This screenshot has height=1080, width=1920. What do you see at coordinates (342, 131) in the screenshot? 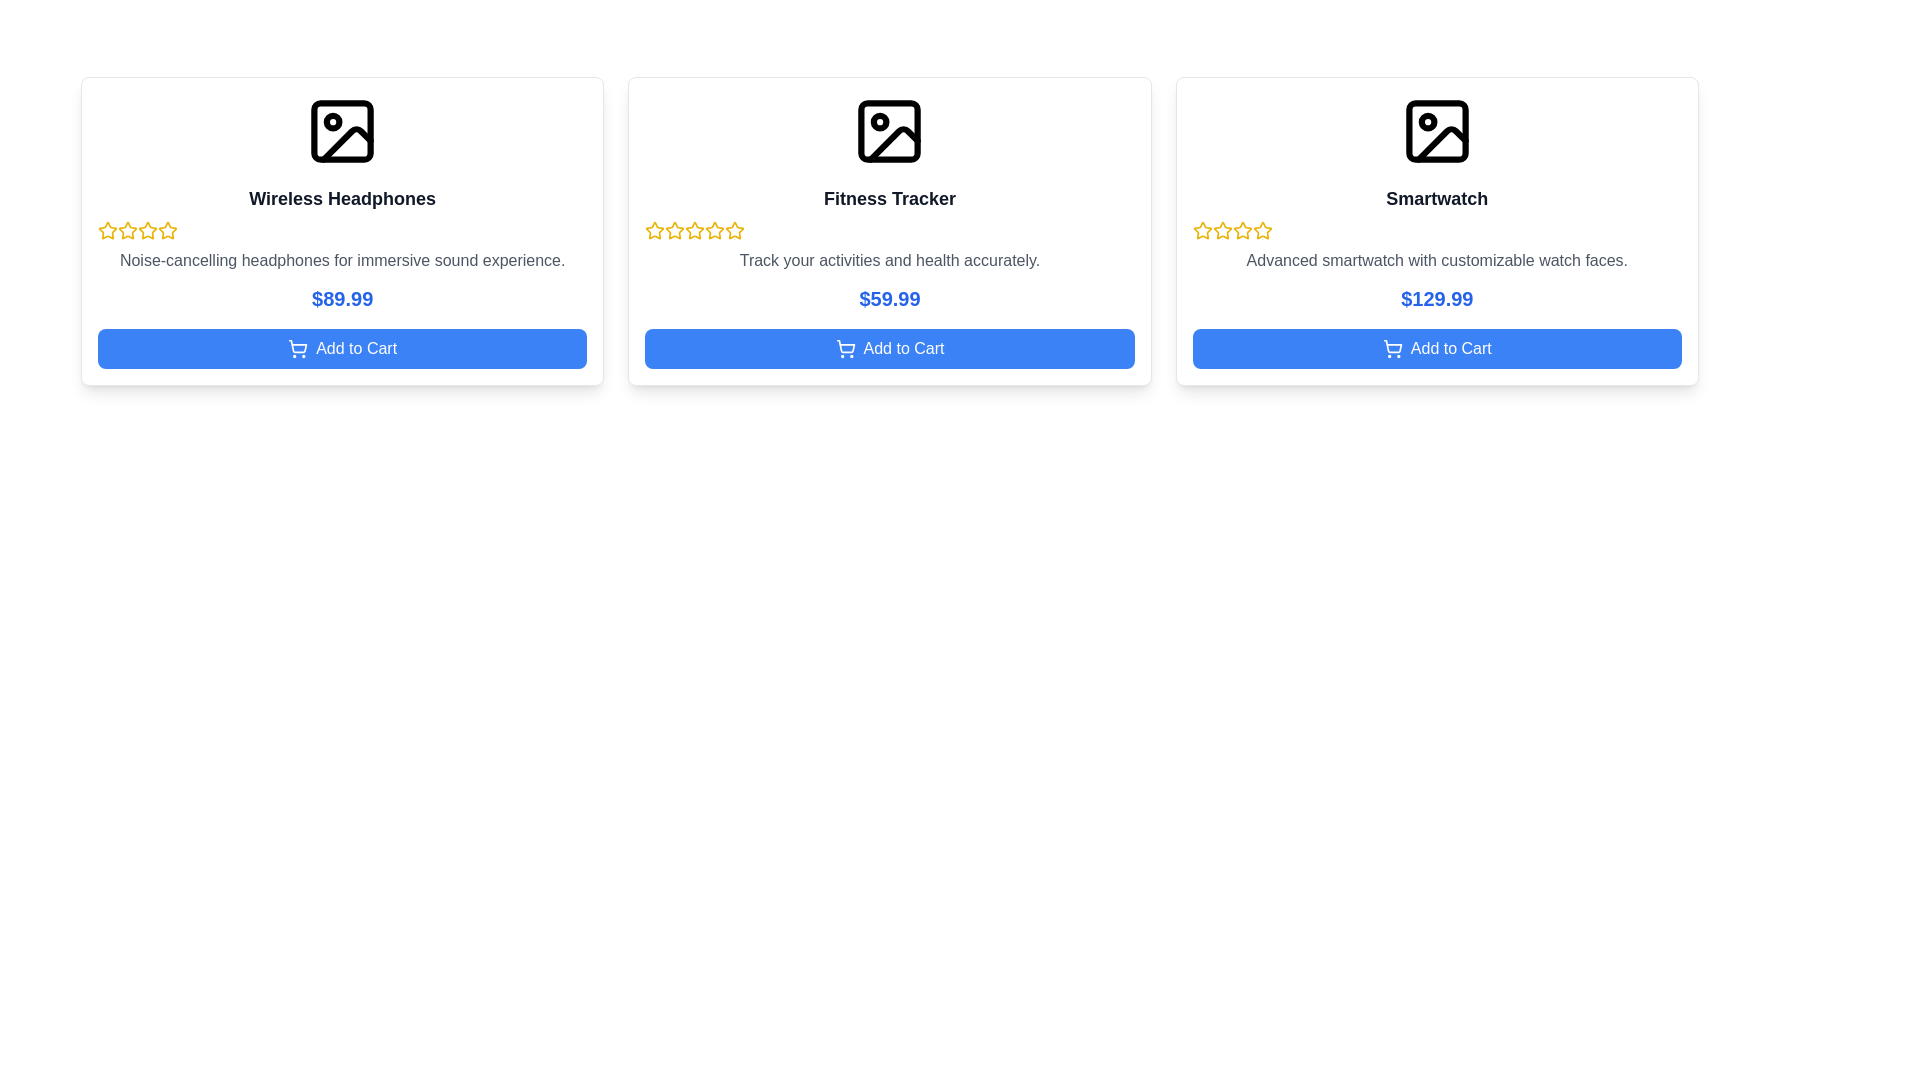
I see `the prominent black and white image placeholder at the top-center of the 'Wireless Headphones' product card` at bounding box center [342, 131].